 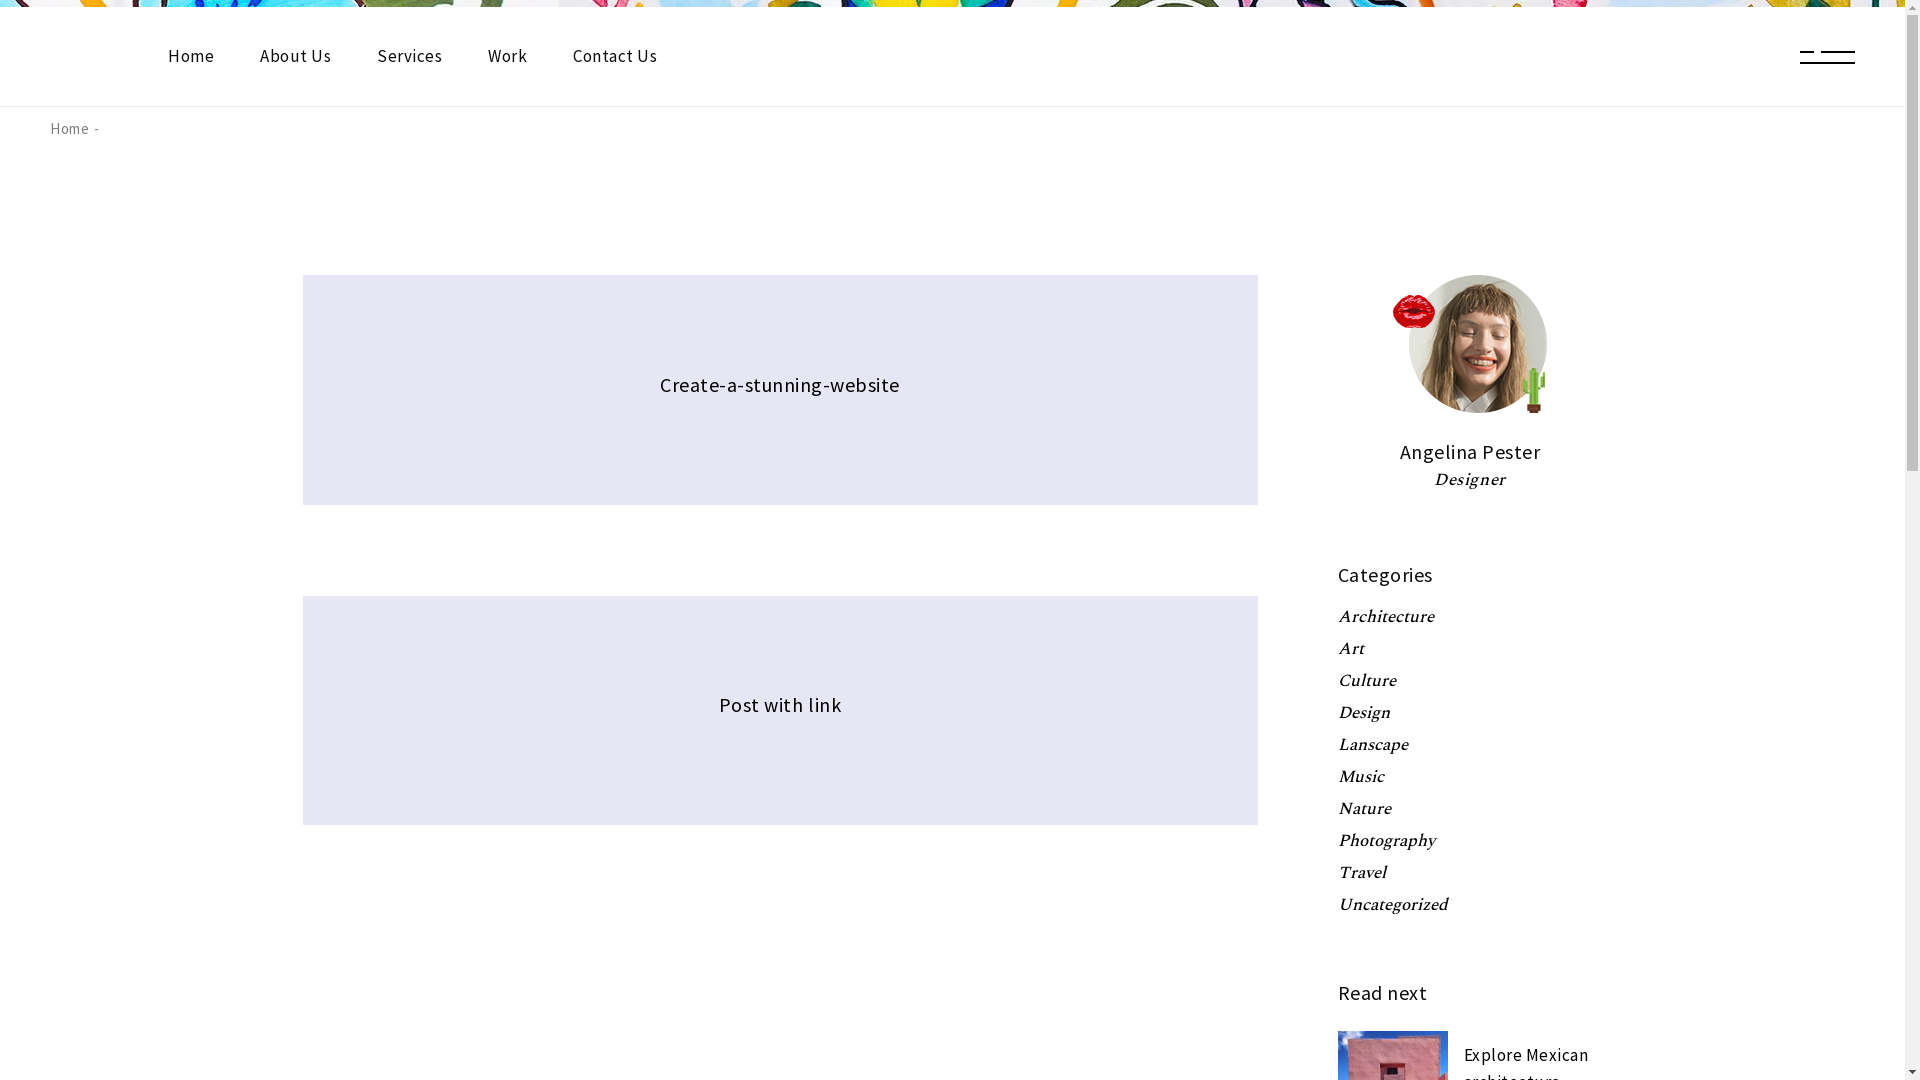 What do you see at coordinates (408, 55) in the screenshot?
I see `'Services'` at bounding box center [408, 55].